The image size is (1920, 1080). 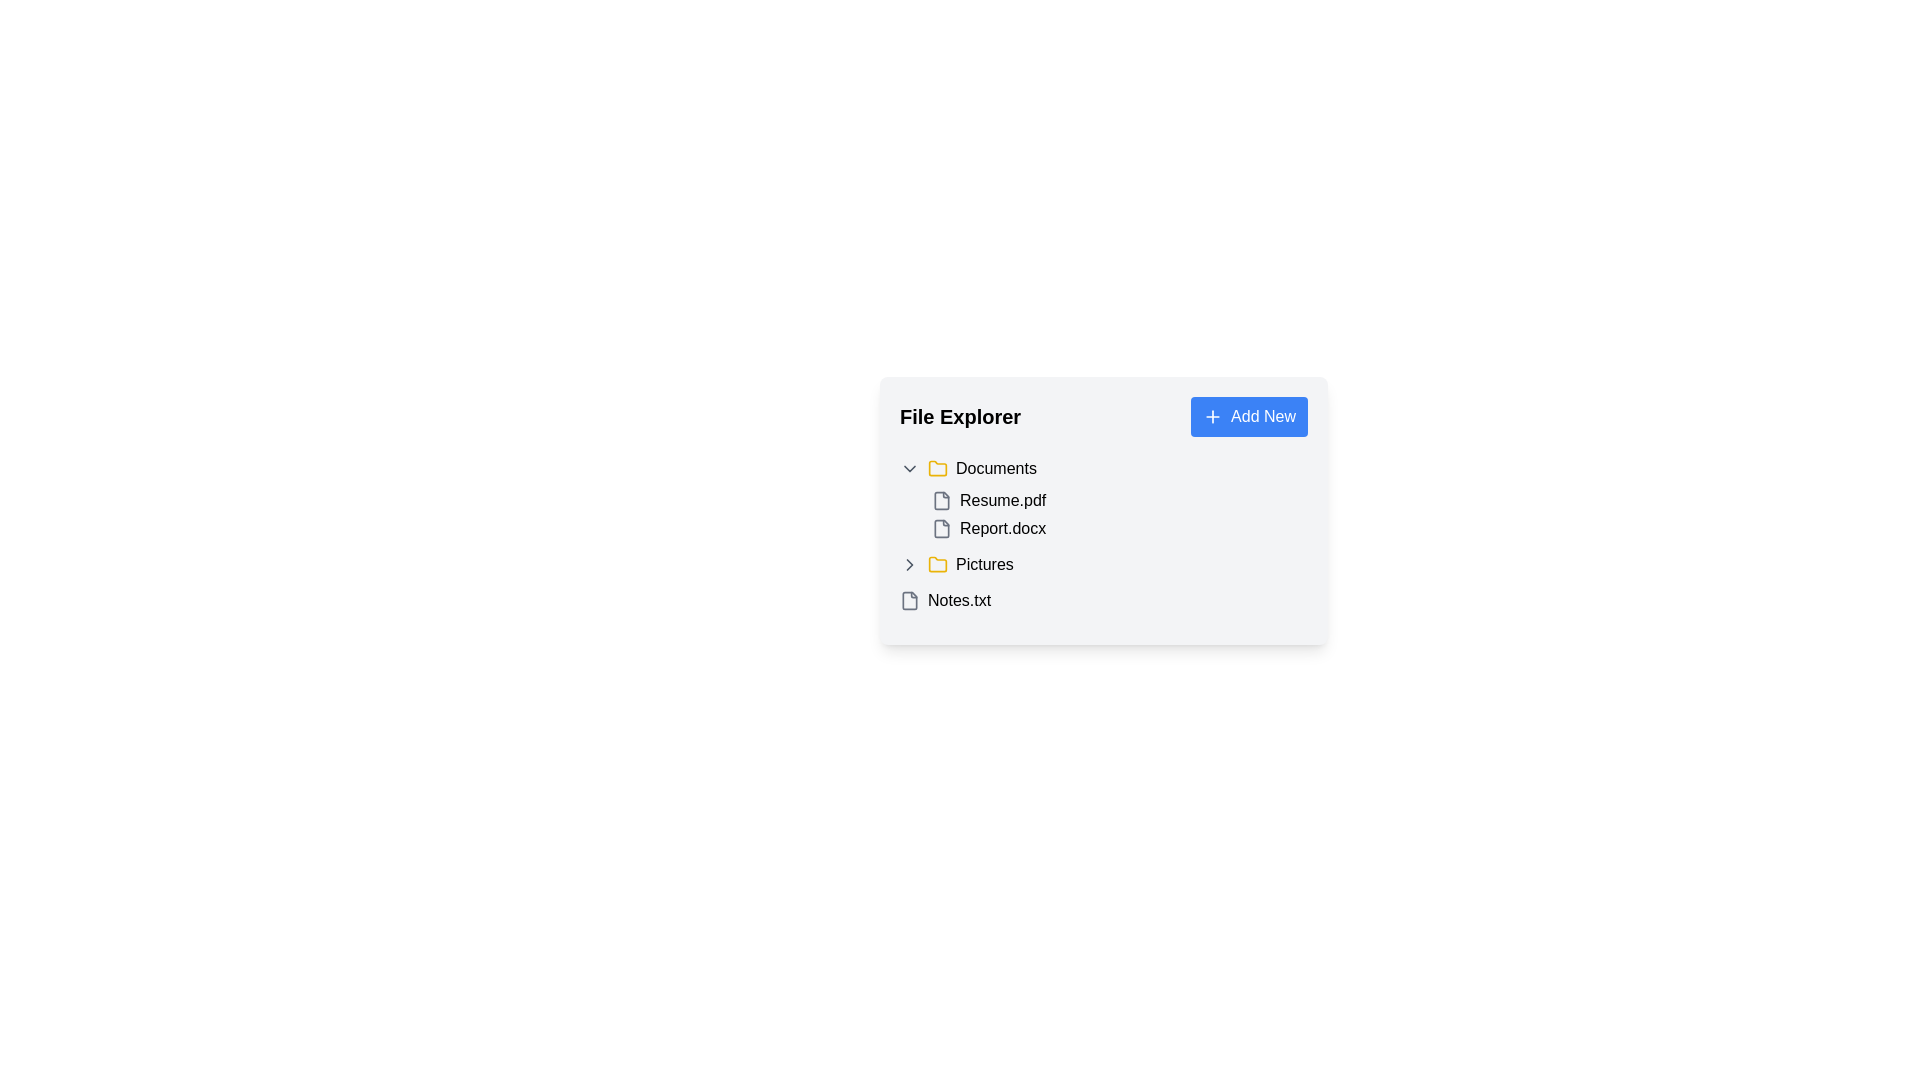 I want to click on the small yellow folder icon located adjacent to the 'Documents' label, so click(x=936, y=469).